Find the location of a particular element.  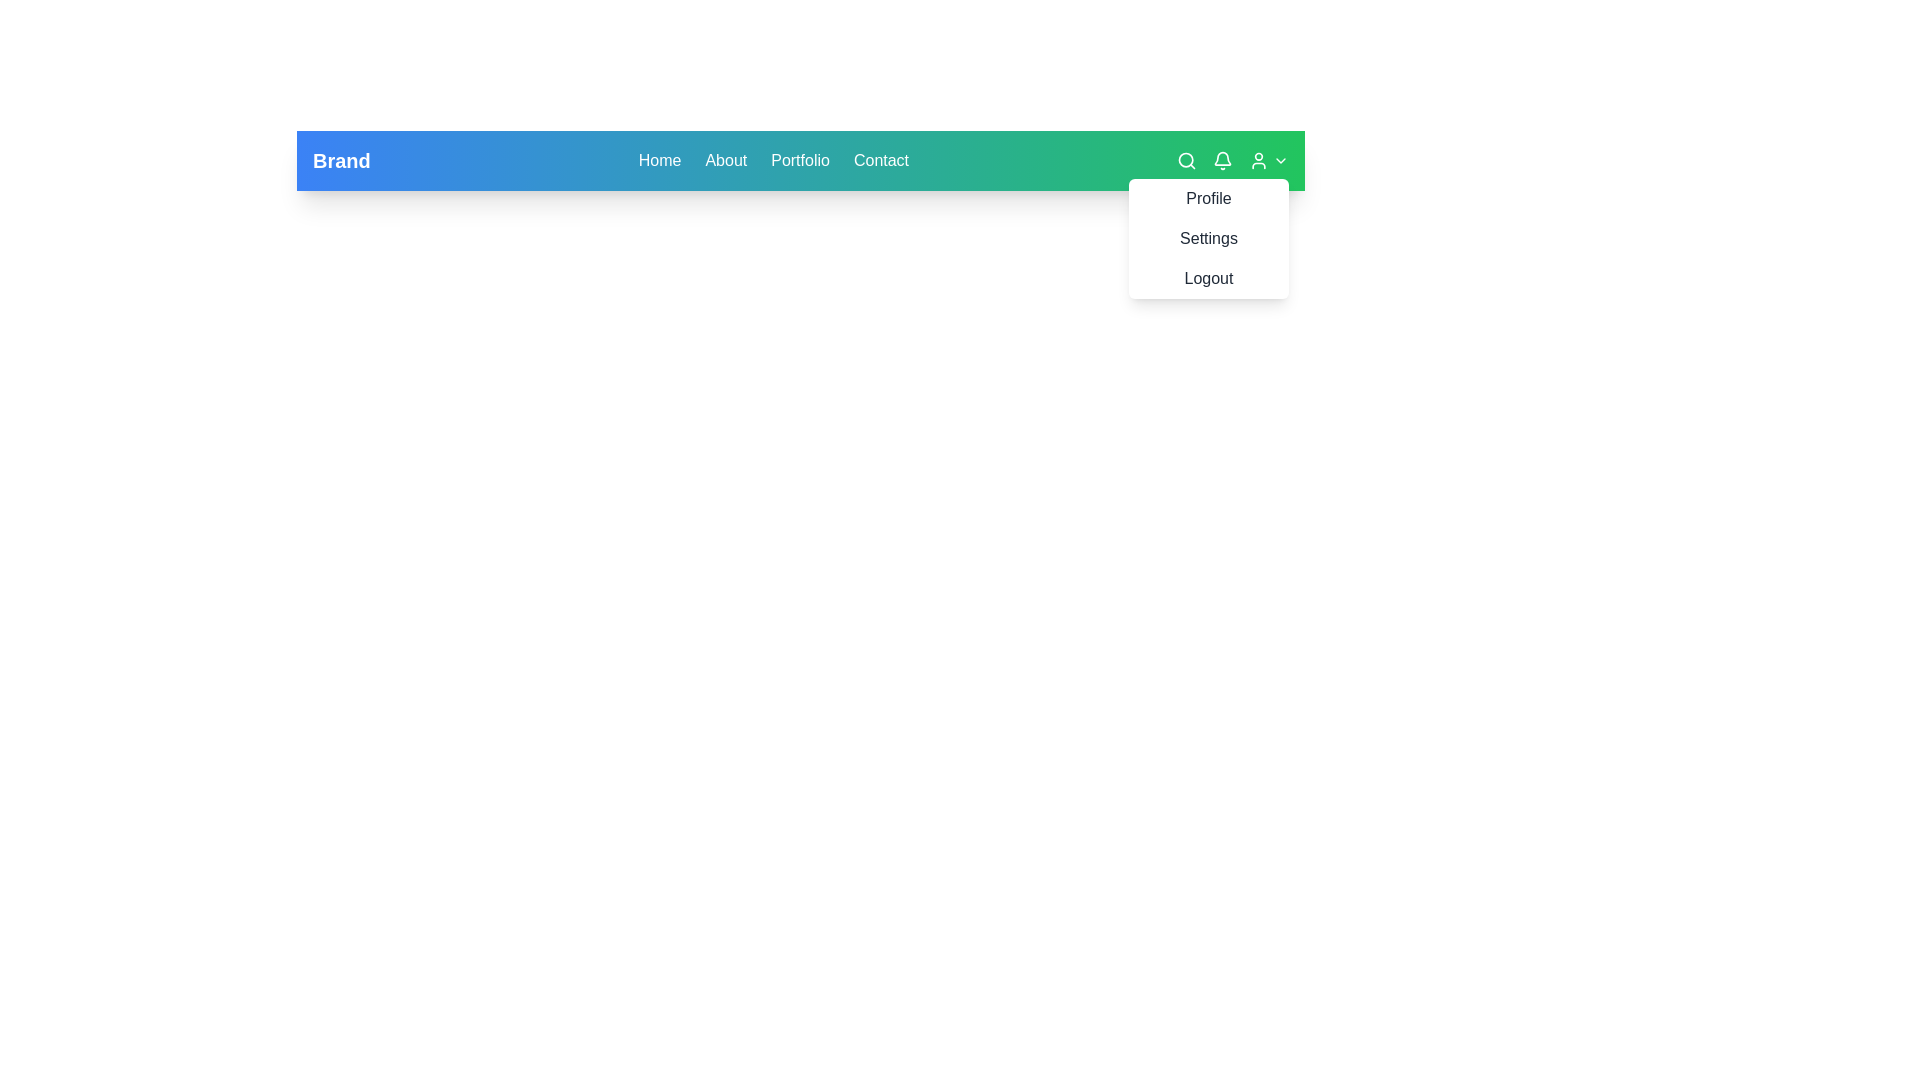

the Text link located in the horizontal navigation menu is located at coordinates (660, 160).